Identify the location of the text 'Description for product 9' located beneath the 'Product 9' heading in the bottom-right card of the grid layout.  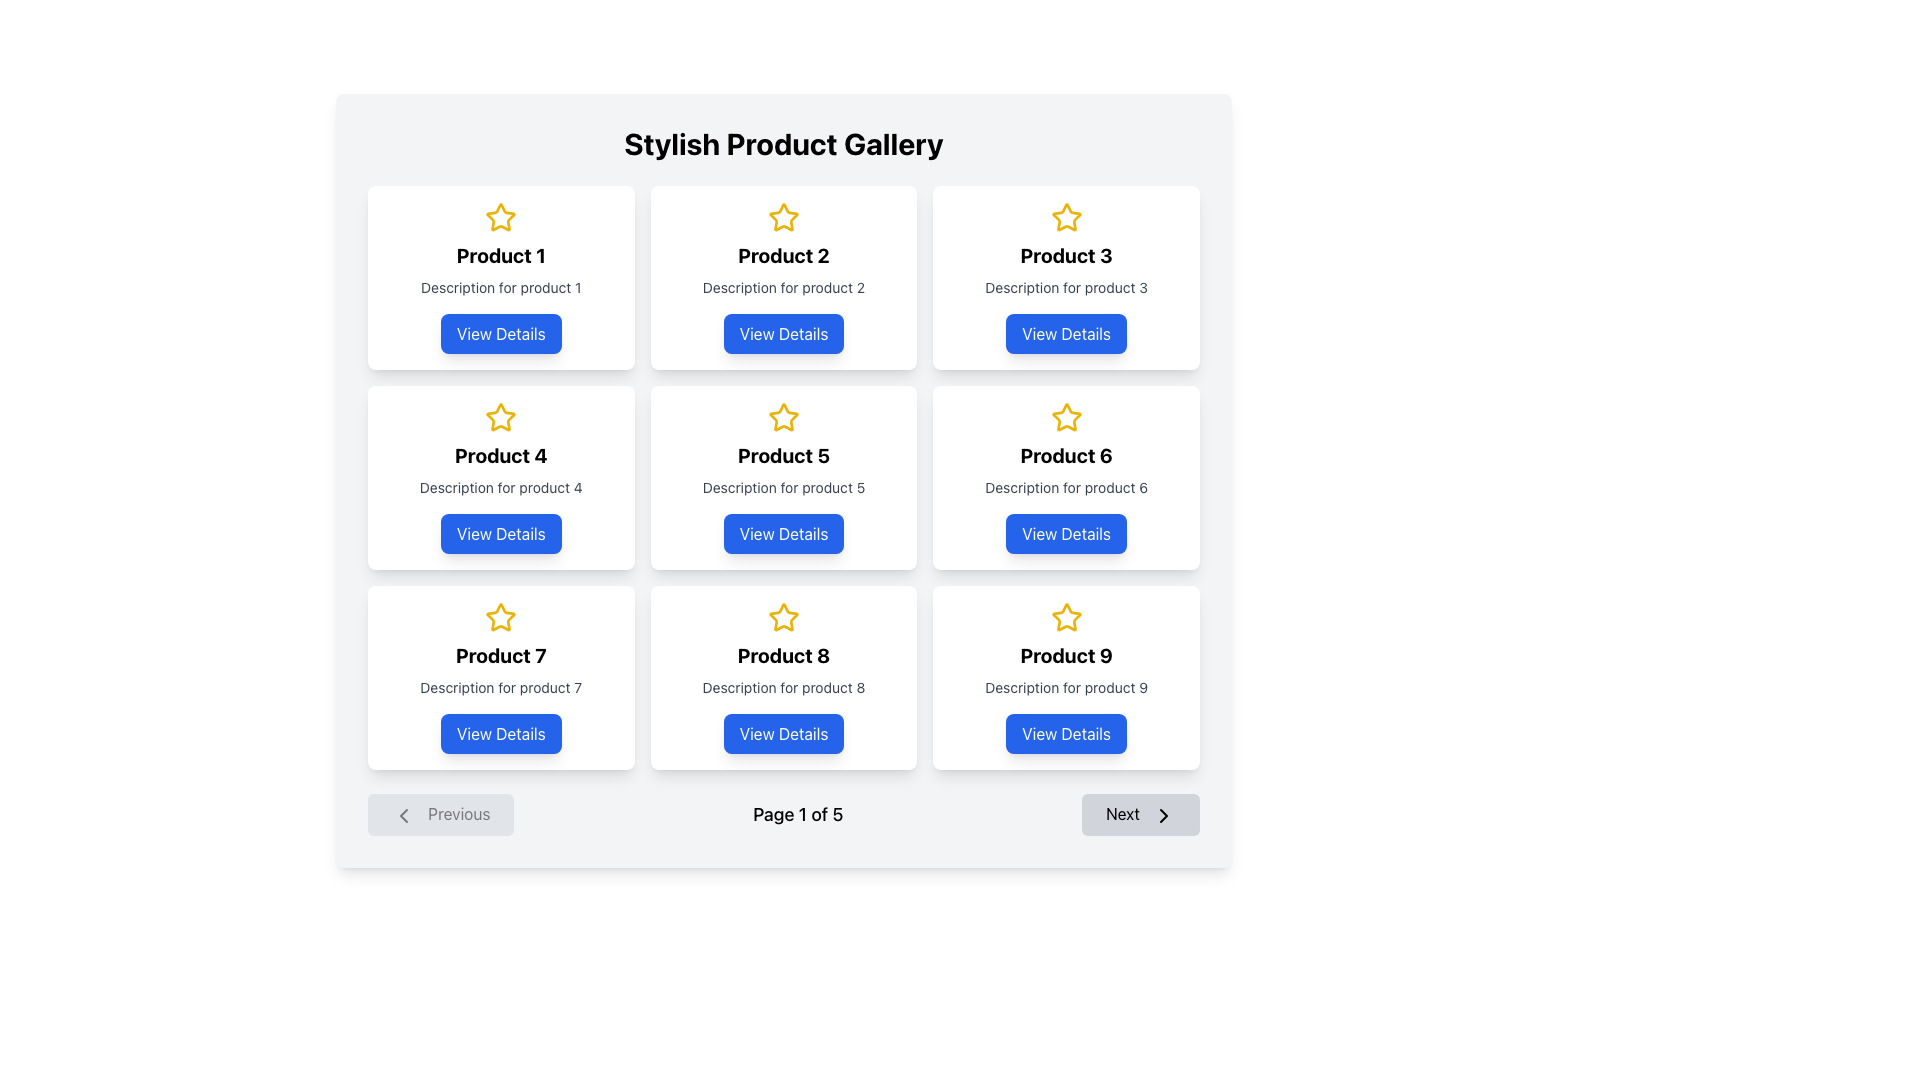
(1065, 686).